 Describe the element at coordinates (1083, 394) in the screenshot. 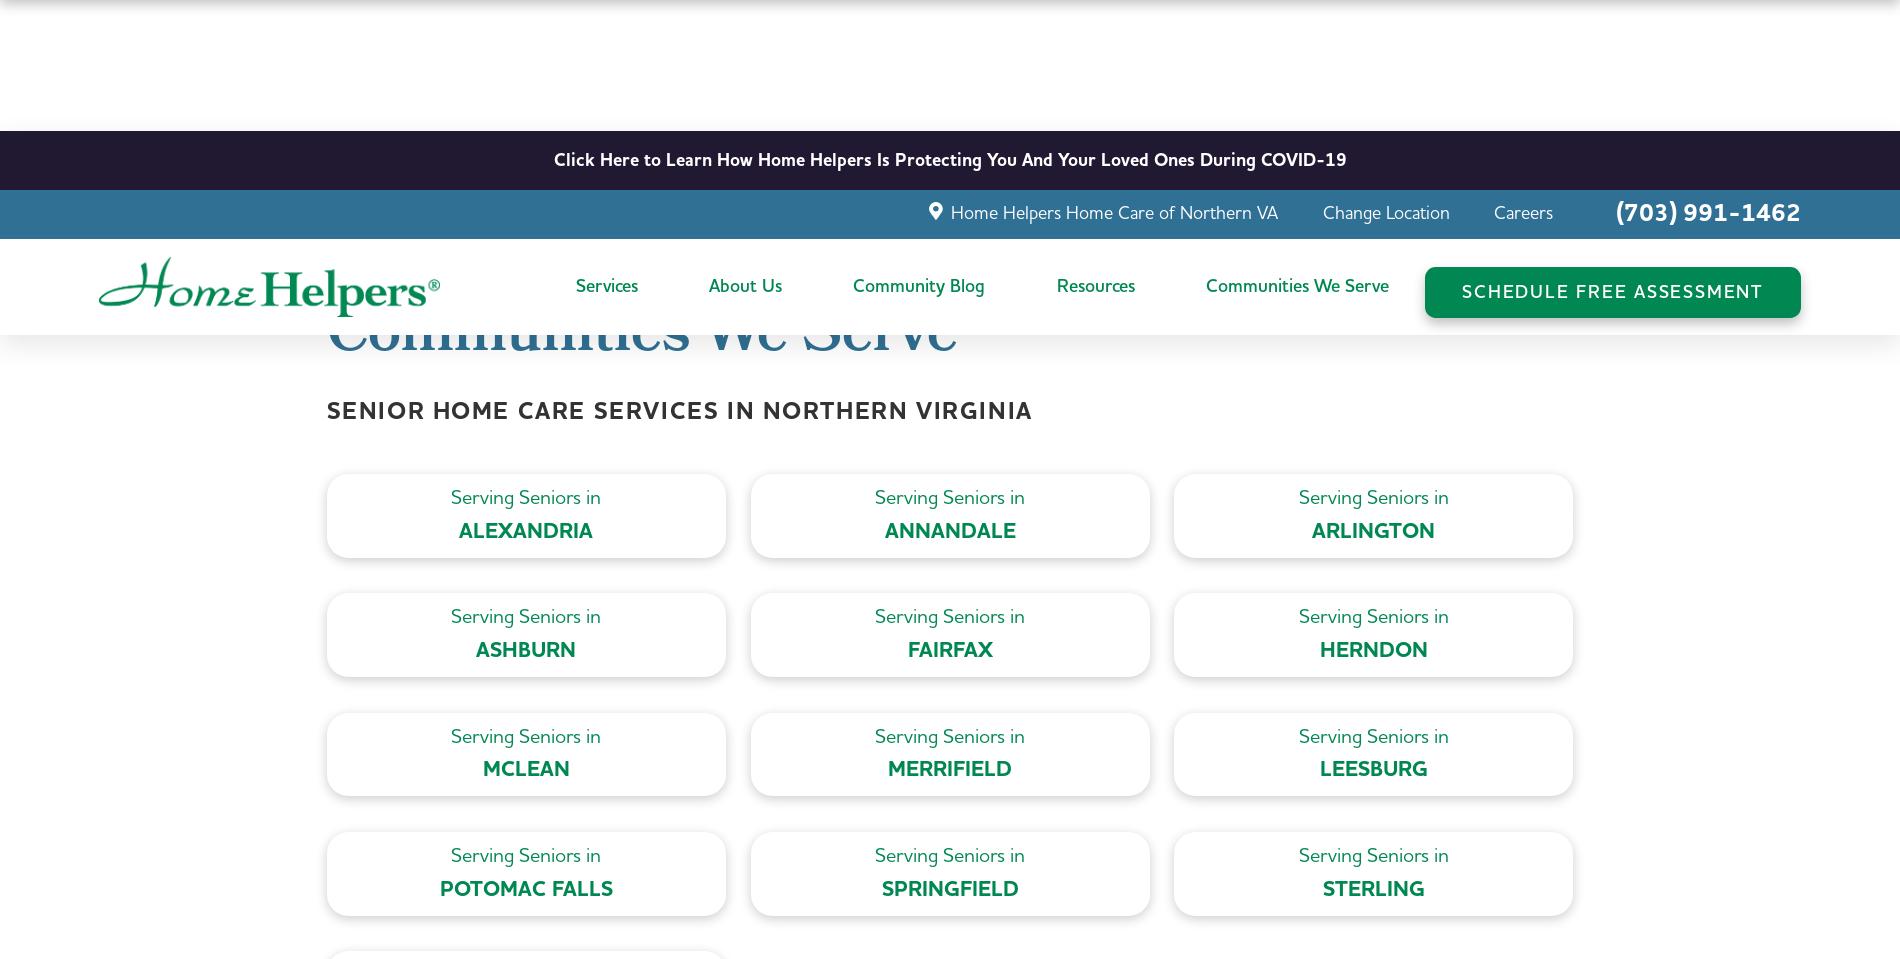

I see `'Military'` at that location.